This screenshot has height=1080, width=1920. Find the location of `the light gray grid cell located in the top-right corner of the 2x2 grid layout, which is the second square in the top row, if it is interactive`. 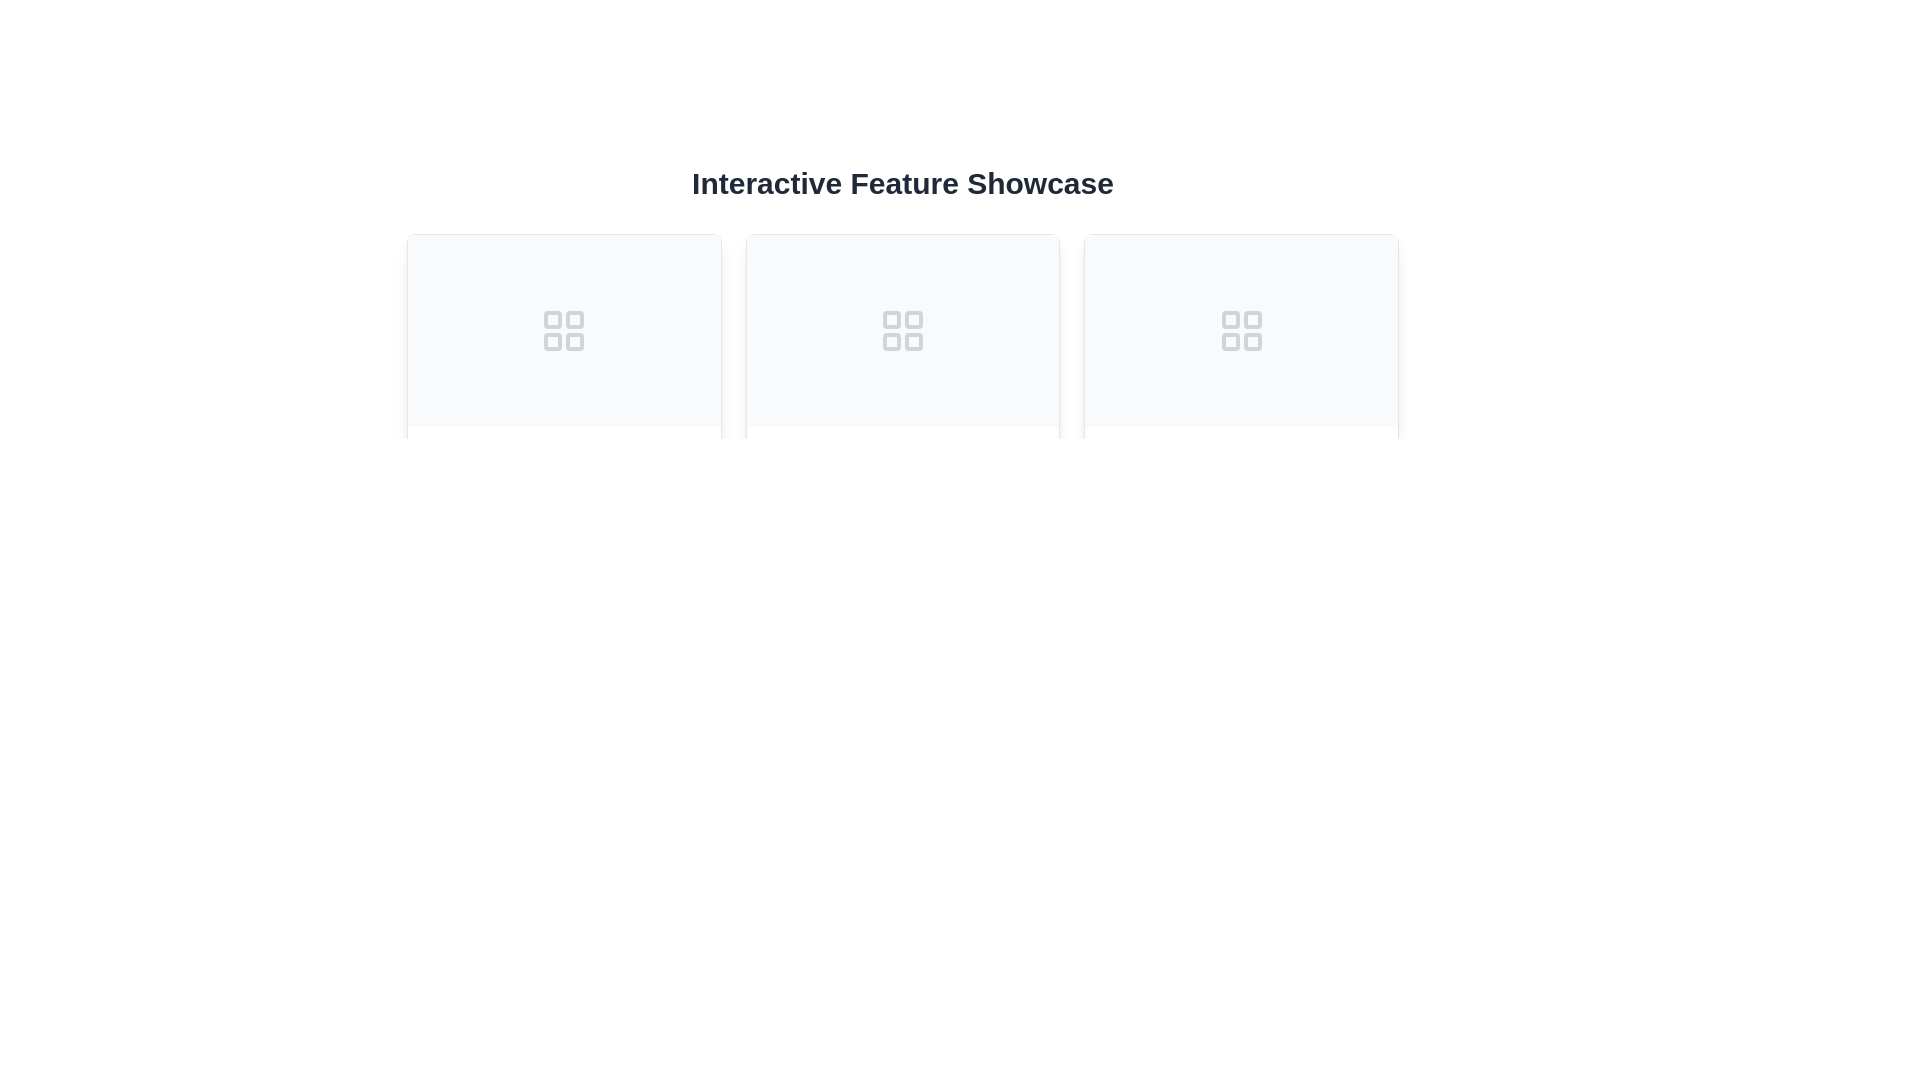

the light gray grid cell located in the top-right corner of the 2x2 grid layout, which is the second square in the top row, if it is interactive is located at coordinates (1251, 319).